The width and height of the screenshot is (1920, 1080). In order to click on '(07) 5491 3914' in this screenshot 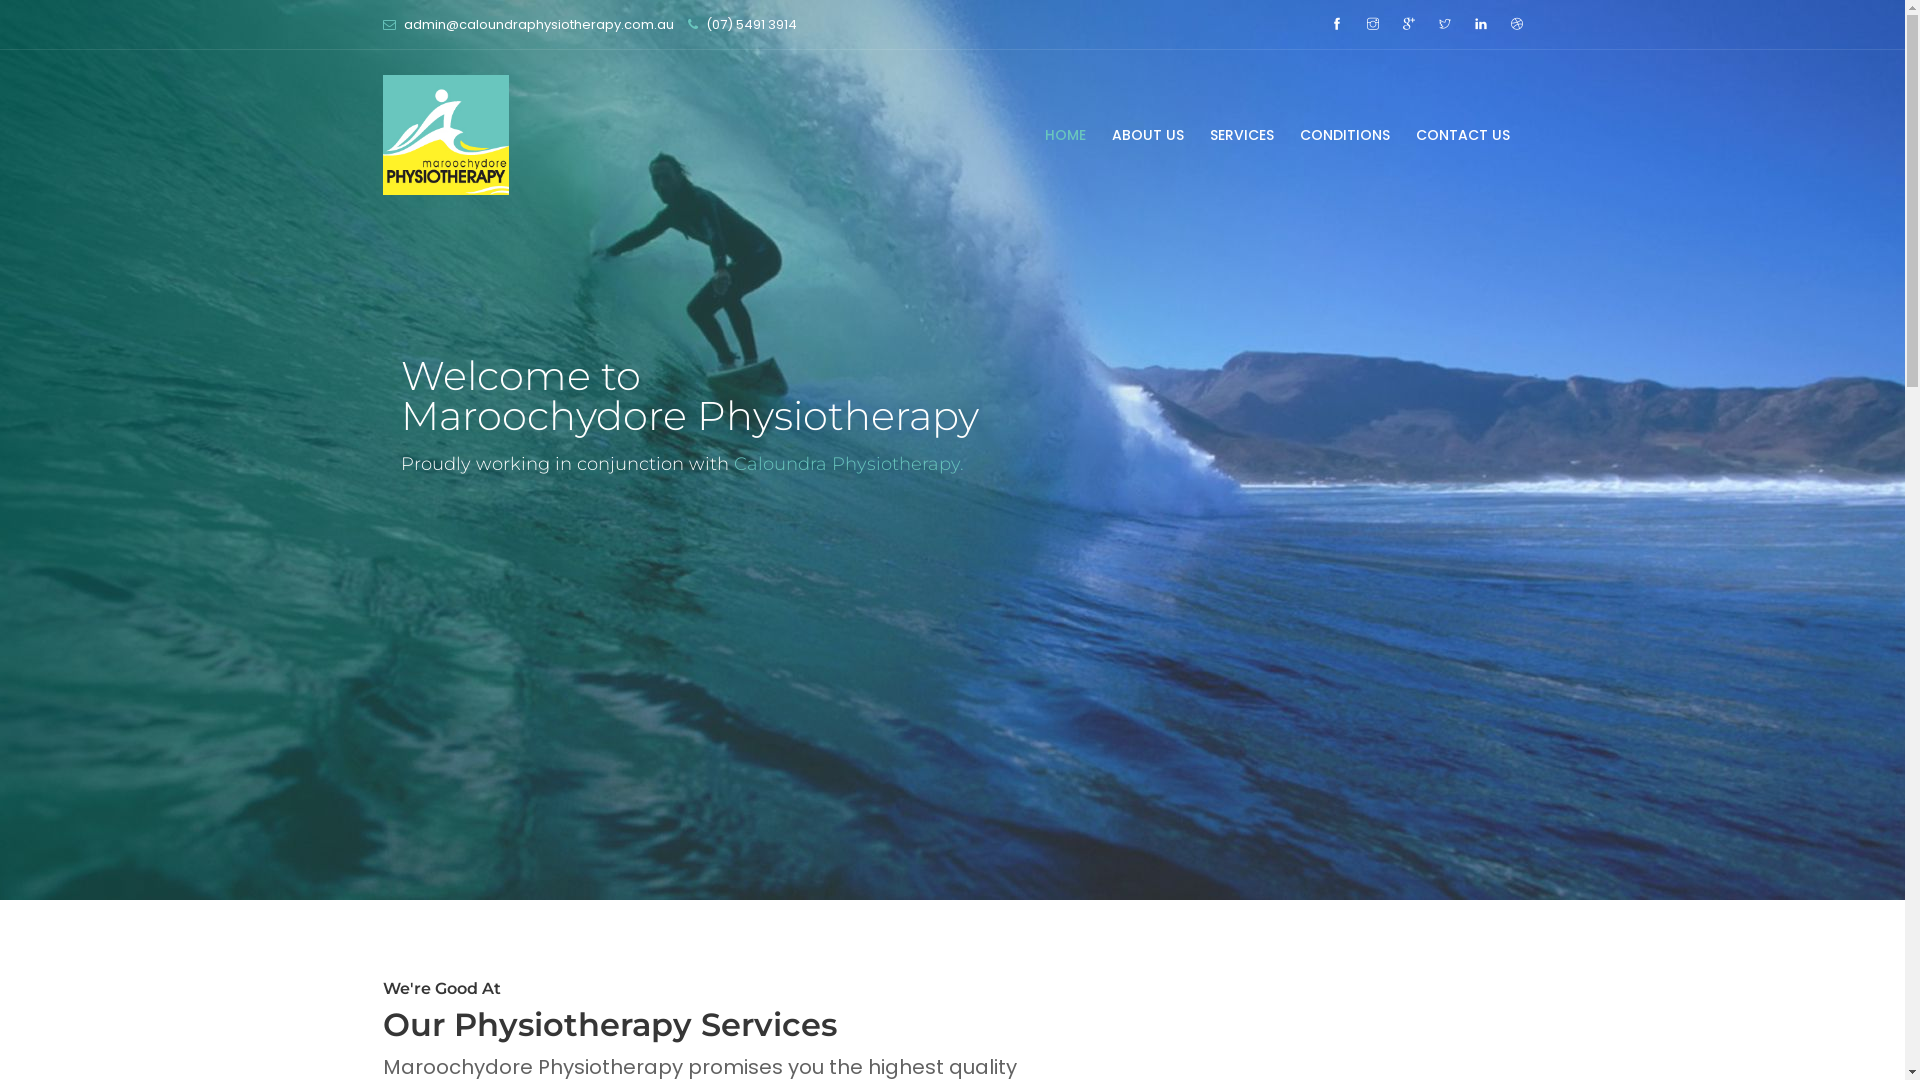, I will do `click(750, 24)`.